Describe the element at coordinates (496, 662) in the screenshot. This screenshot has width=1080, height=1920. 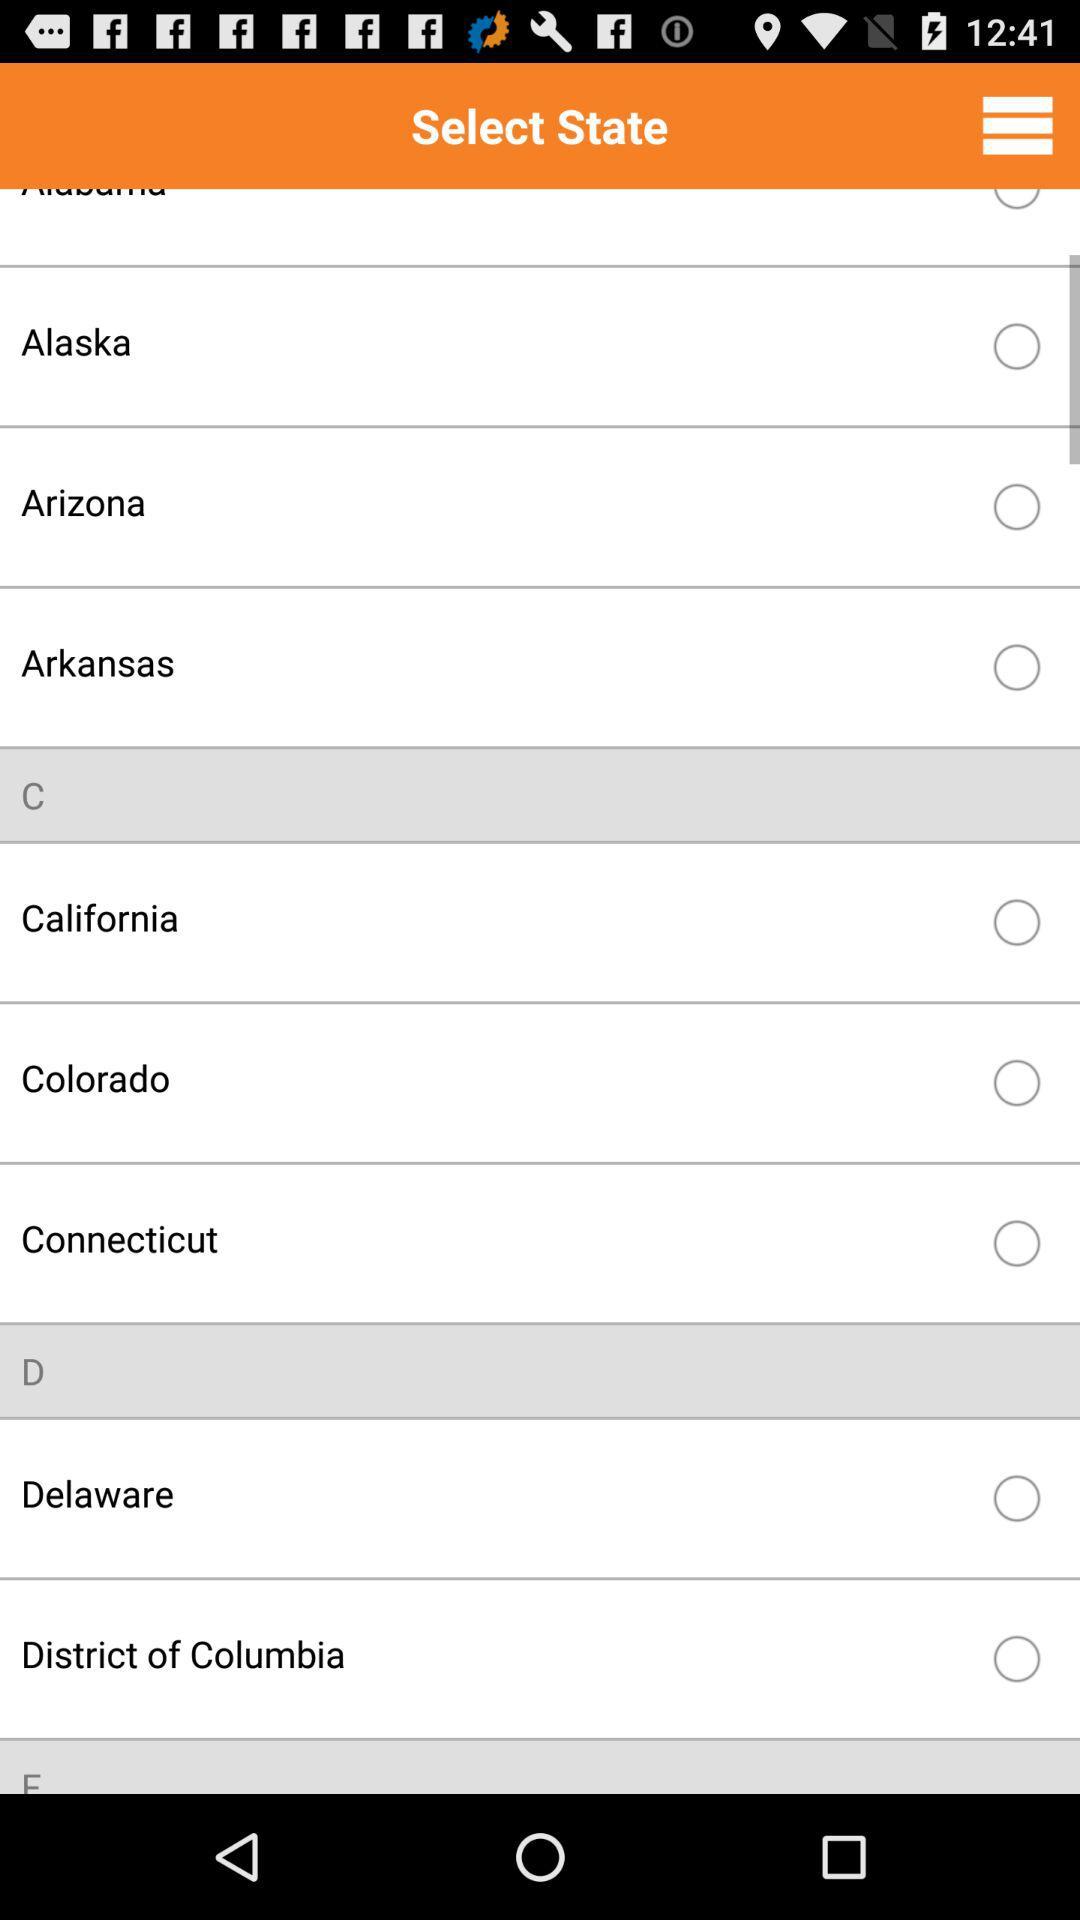
I see `arkansas item` at that location.